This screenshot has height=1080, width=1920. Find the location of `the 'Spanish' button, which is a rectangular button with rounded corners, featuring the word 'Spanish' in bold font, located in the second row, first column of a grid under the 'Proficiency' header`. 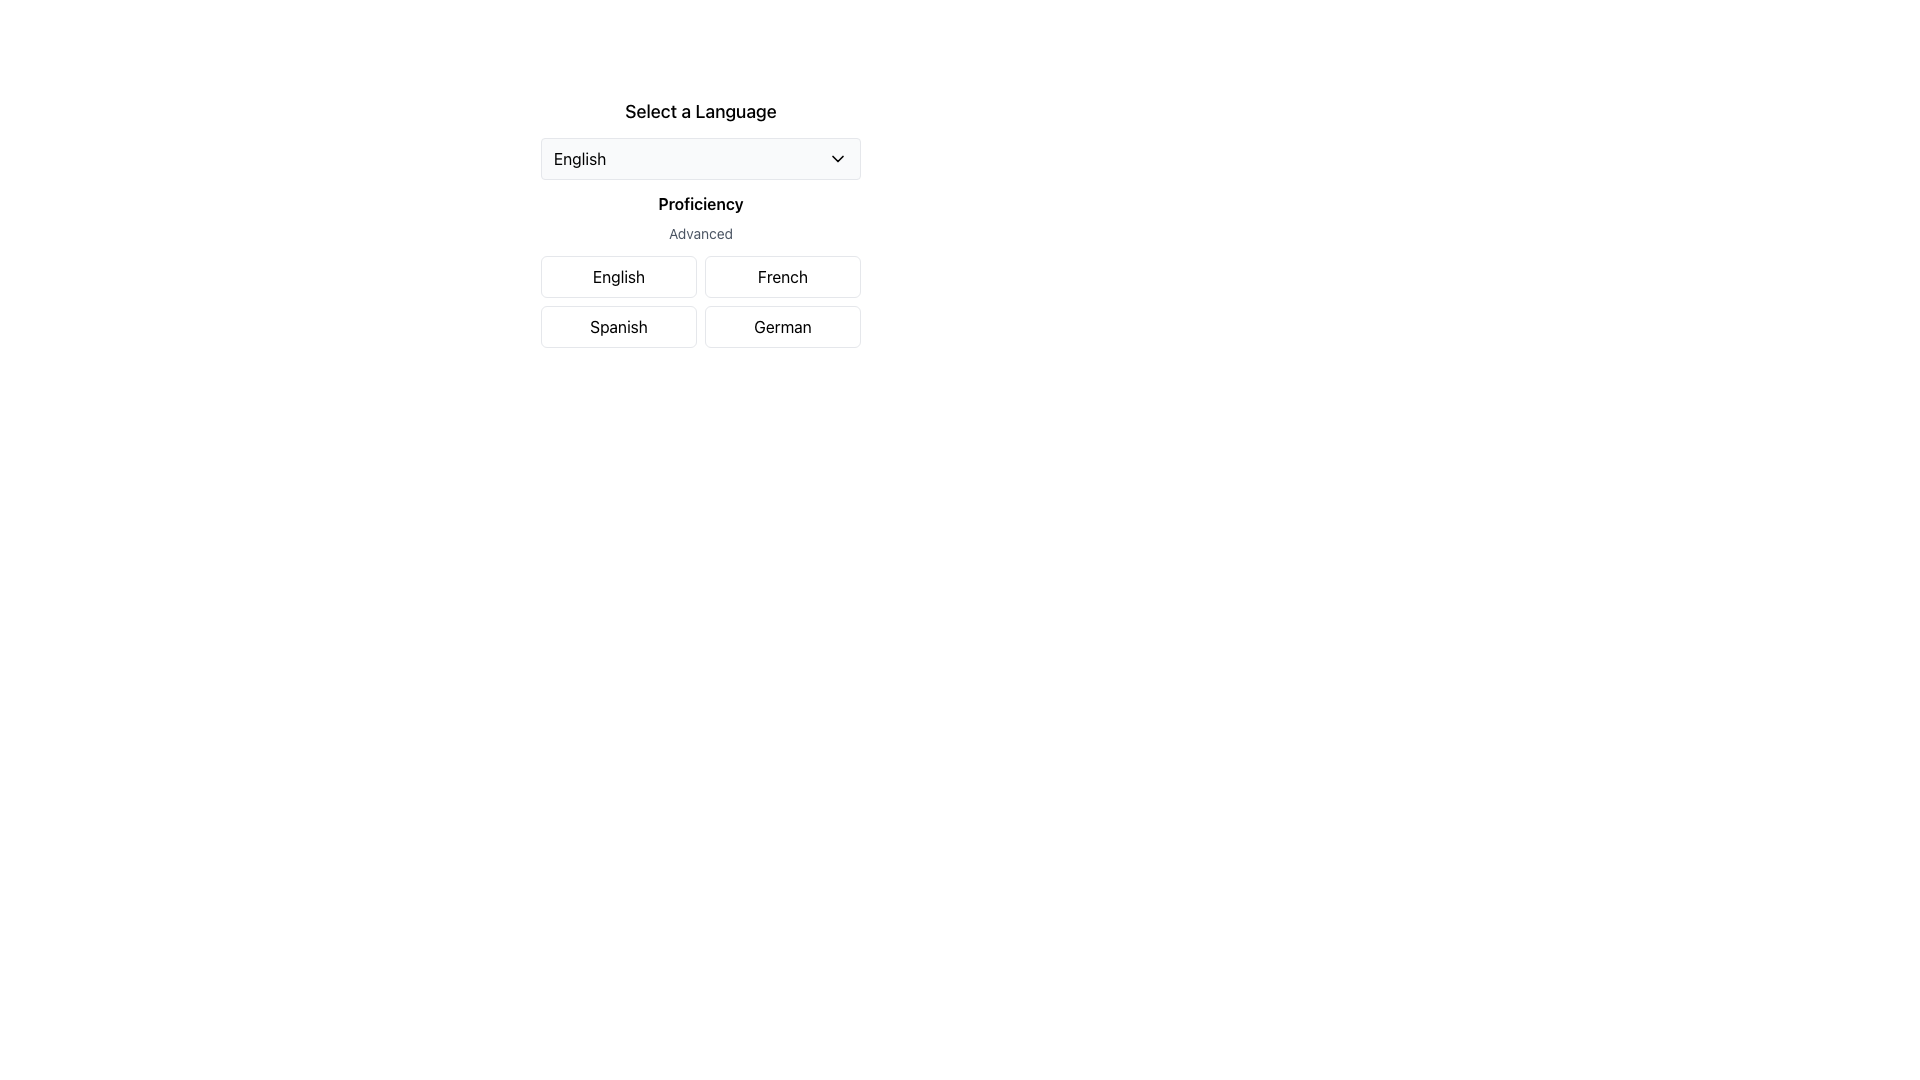

the 'Spanish' button, which is a rectangular button with rounded corners, featuring the word 'Spanish' in bold font, located in the second row, first column of a grid under the 'Proficiency' header is located at coordinates (618, 326).